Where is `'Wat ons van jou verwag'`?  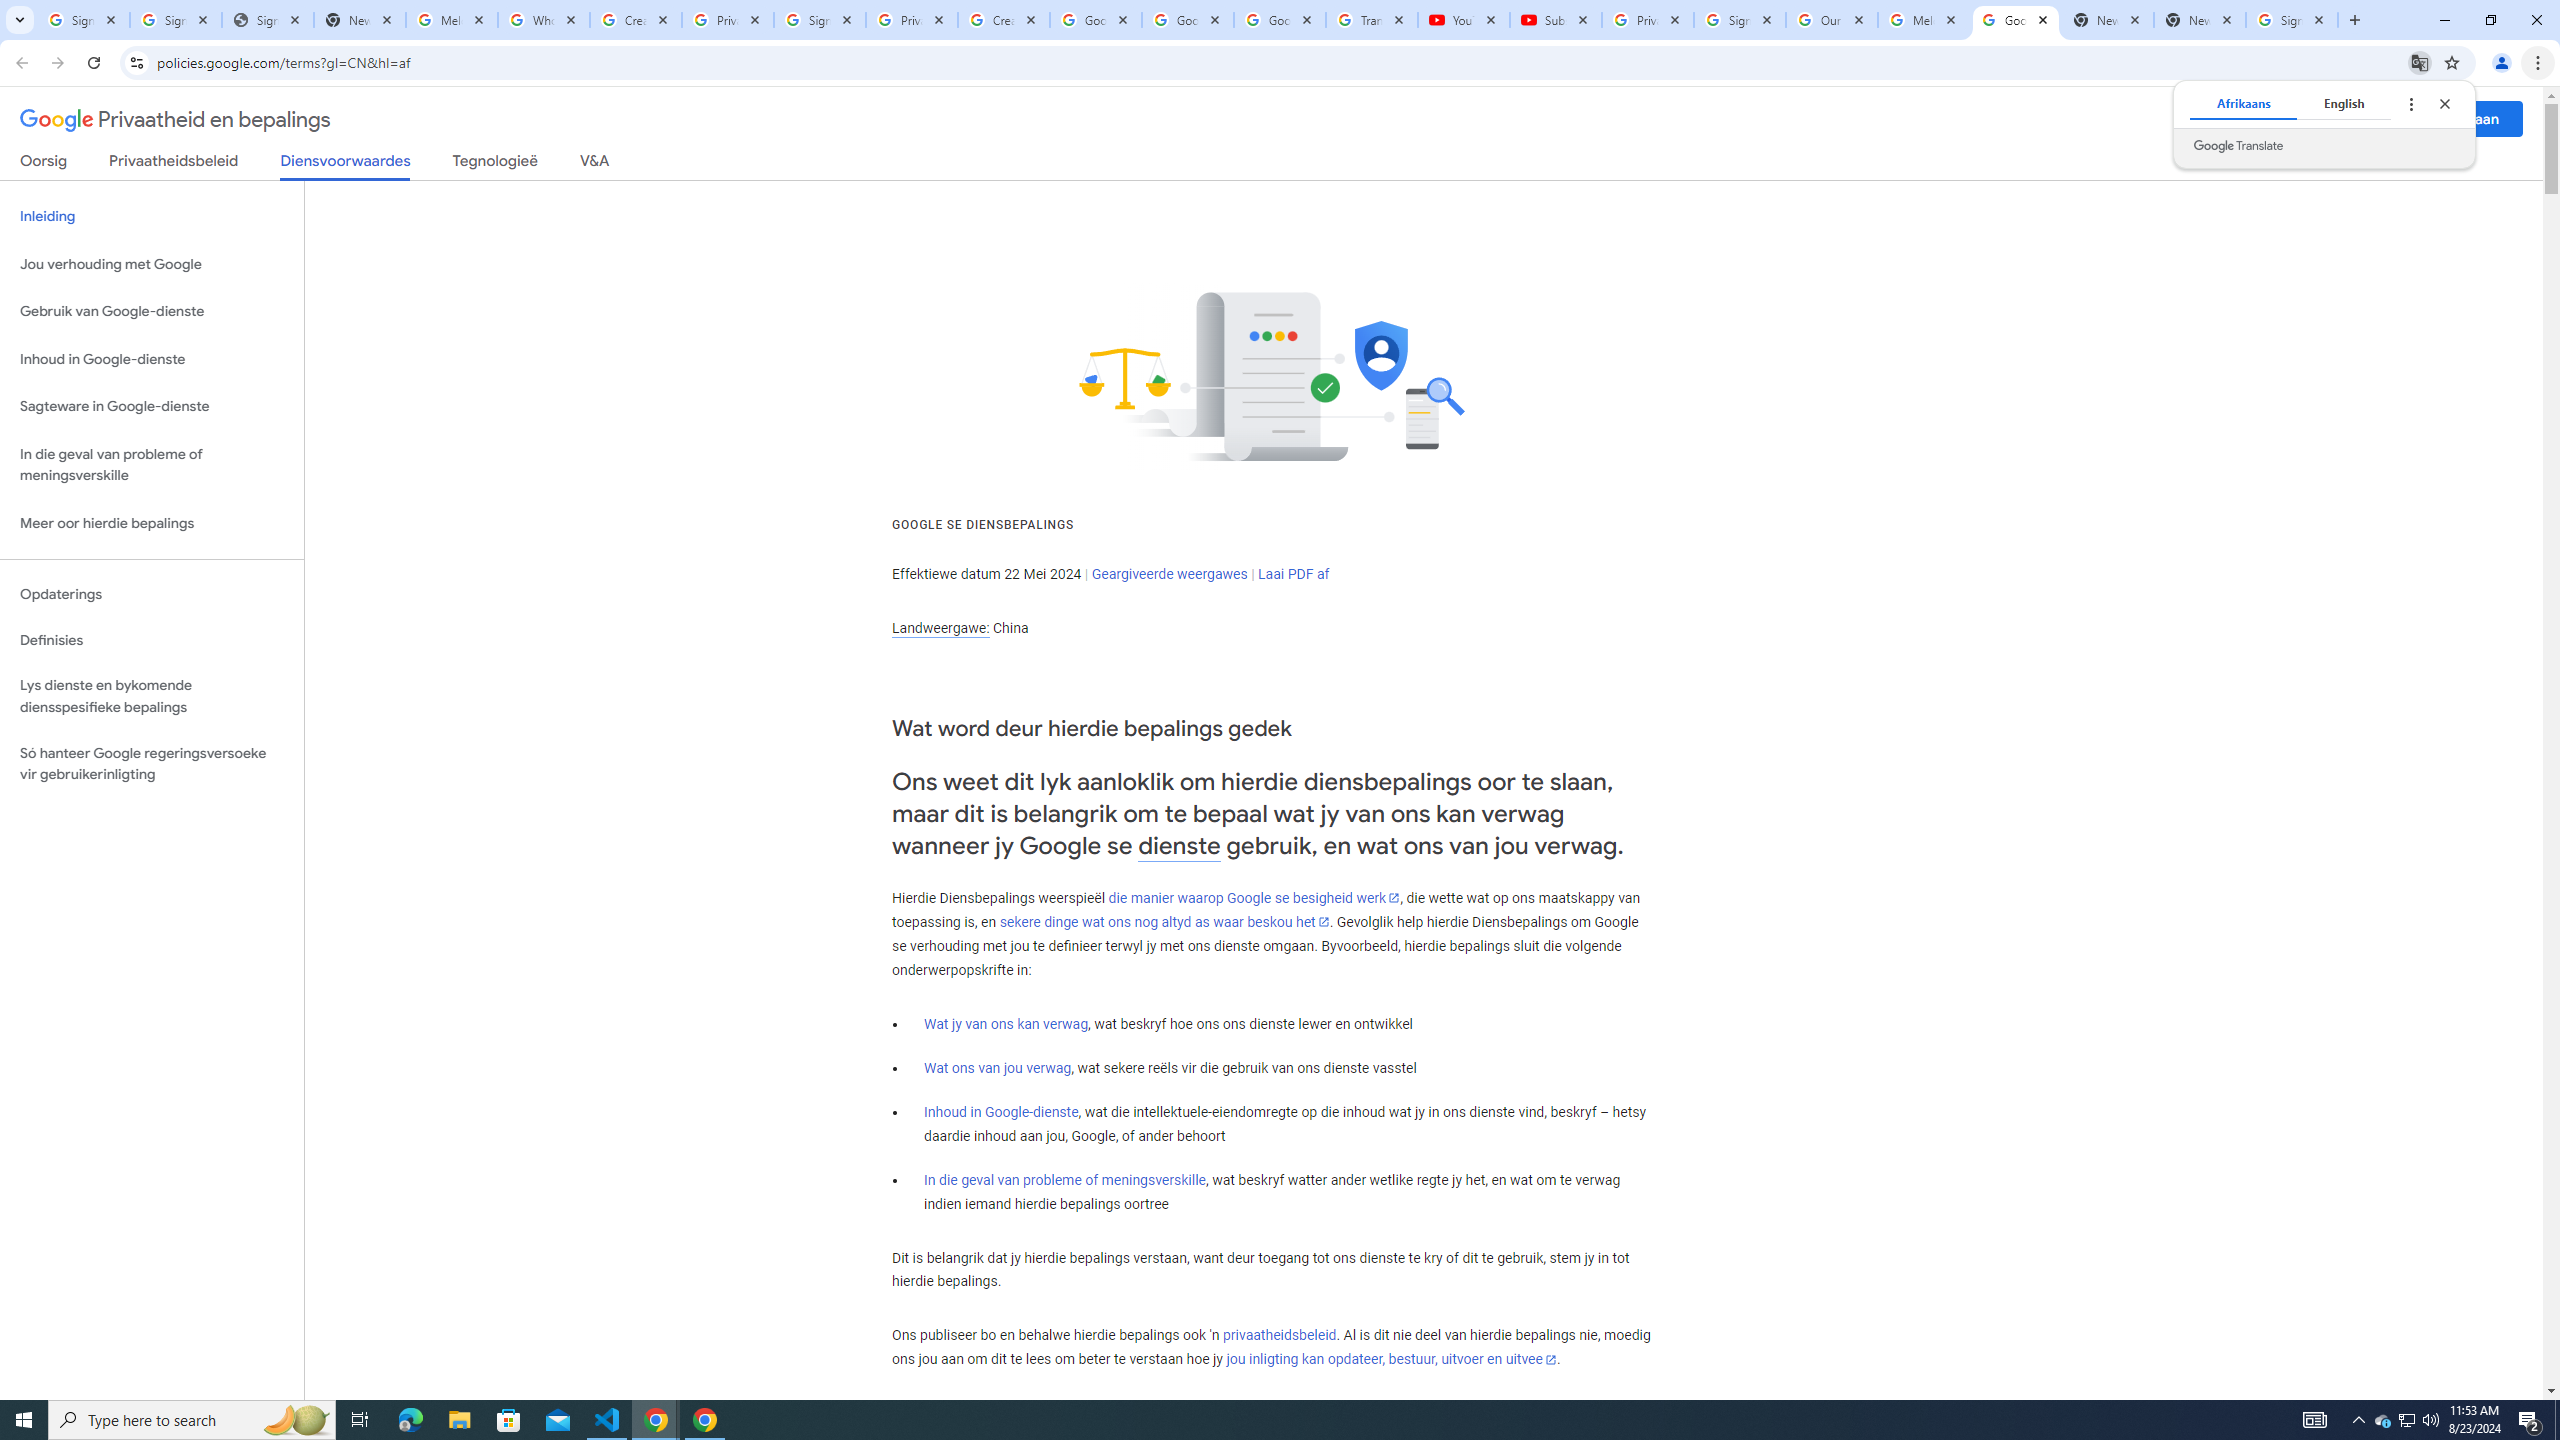 'Wat ons van jou verwag' is located at coordinates (998, 1066).